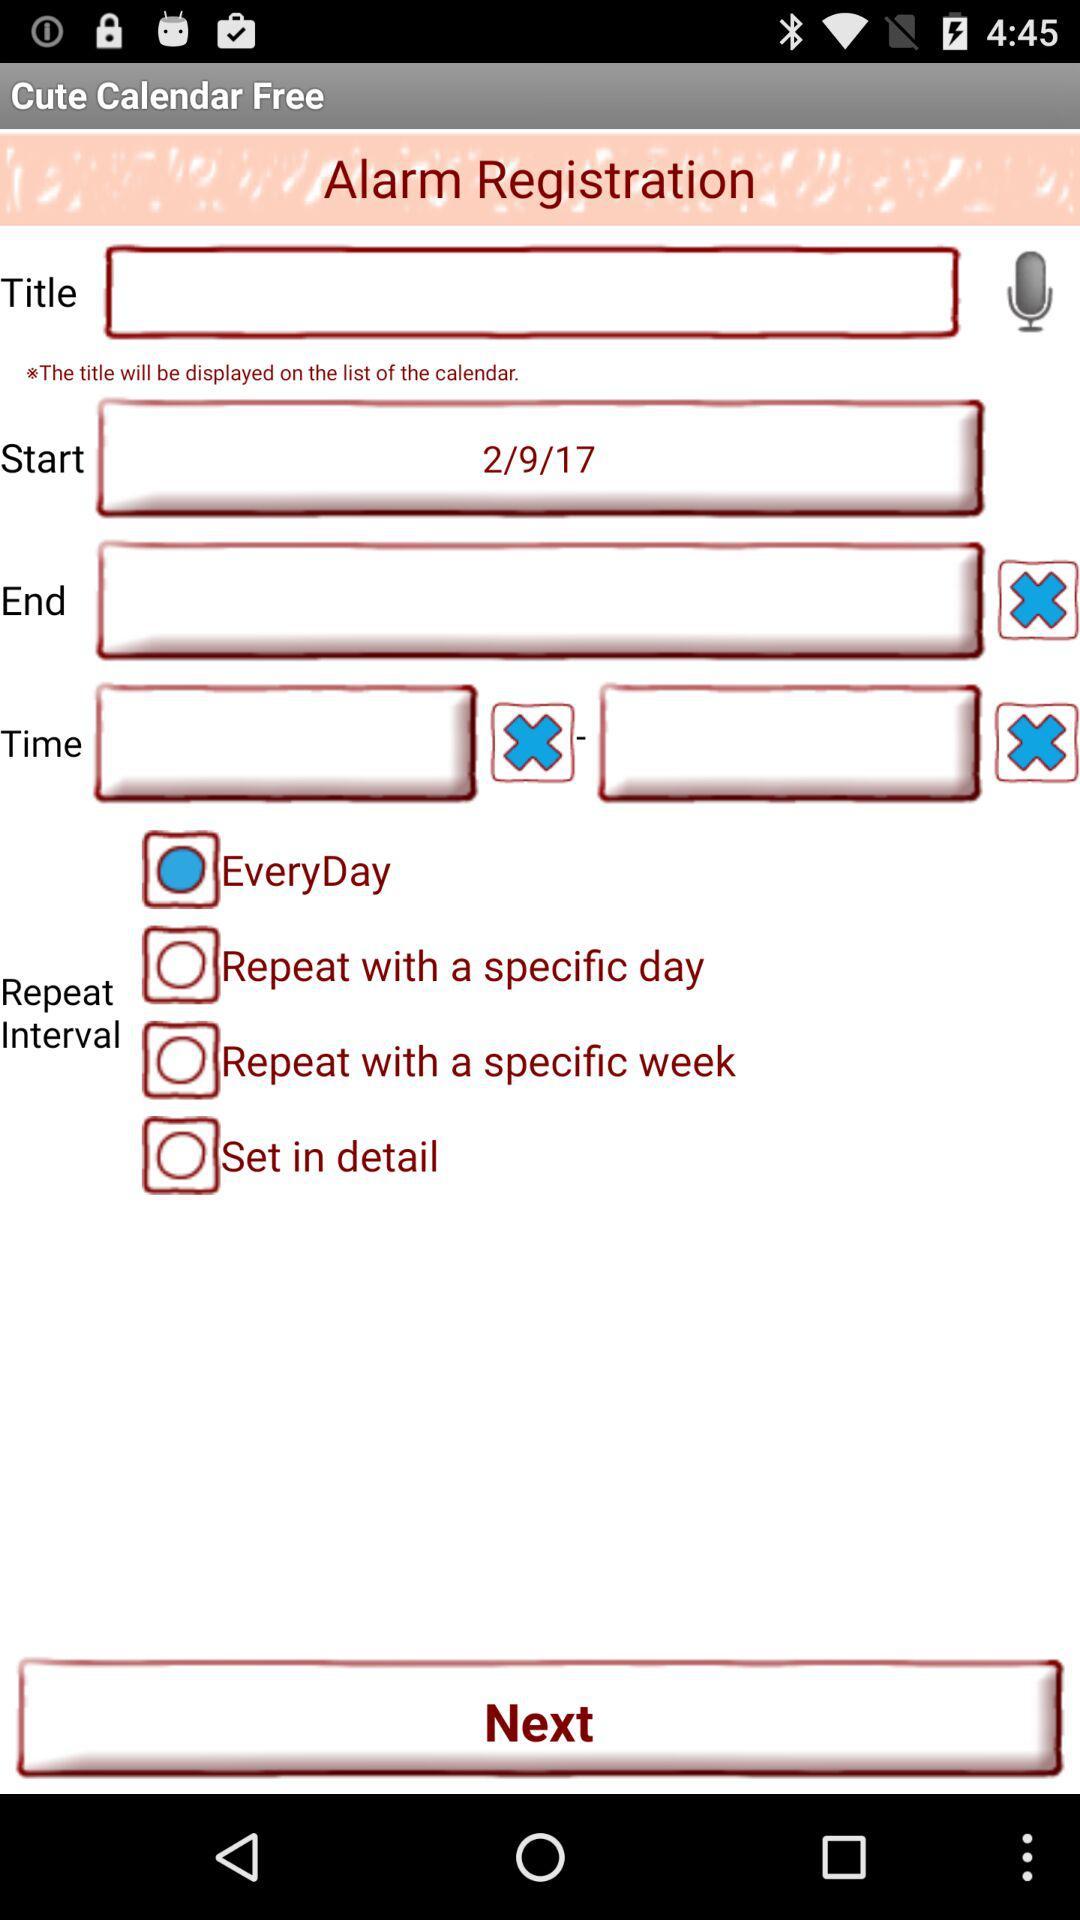 The image size is (1080, 1920). I want to click on delete what i typed, so click(1035, 741).